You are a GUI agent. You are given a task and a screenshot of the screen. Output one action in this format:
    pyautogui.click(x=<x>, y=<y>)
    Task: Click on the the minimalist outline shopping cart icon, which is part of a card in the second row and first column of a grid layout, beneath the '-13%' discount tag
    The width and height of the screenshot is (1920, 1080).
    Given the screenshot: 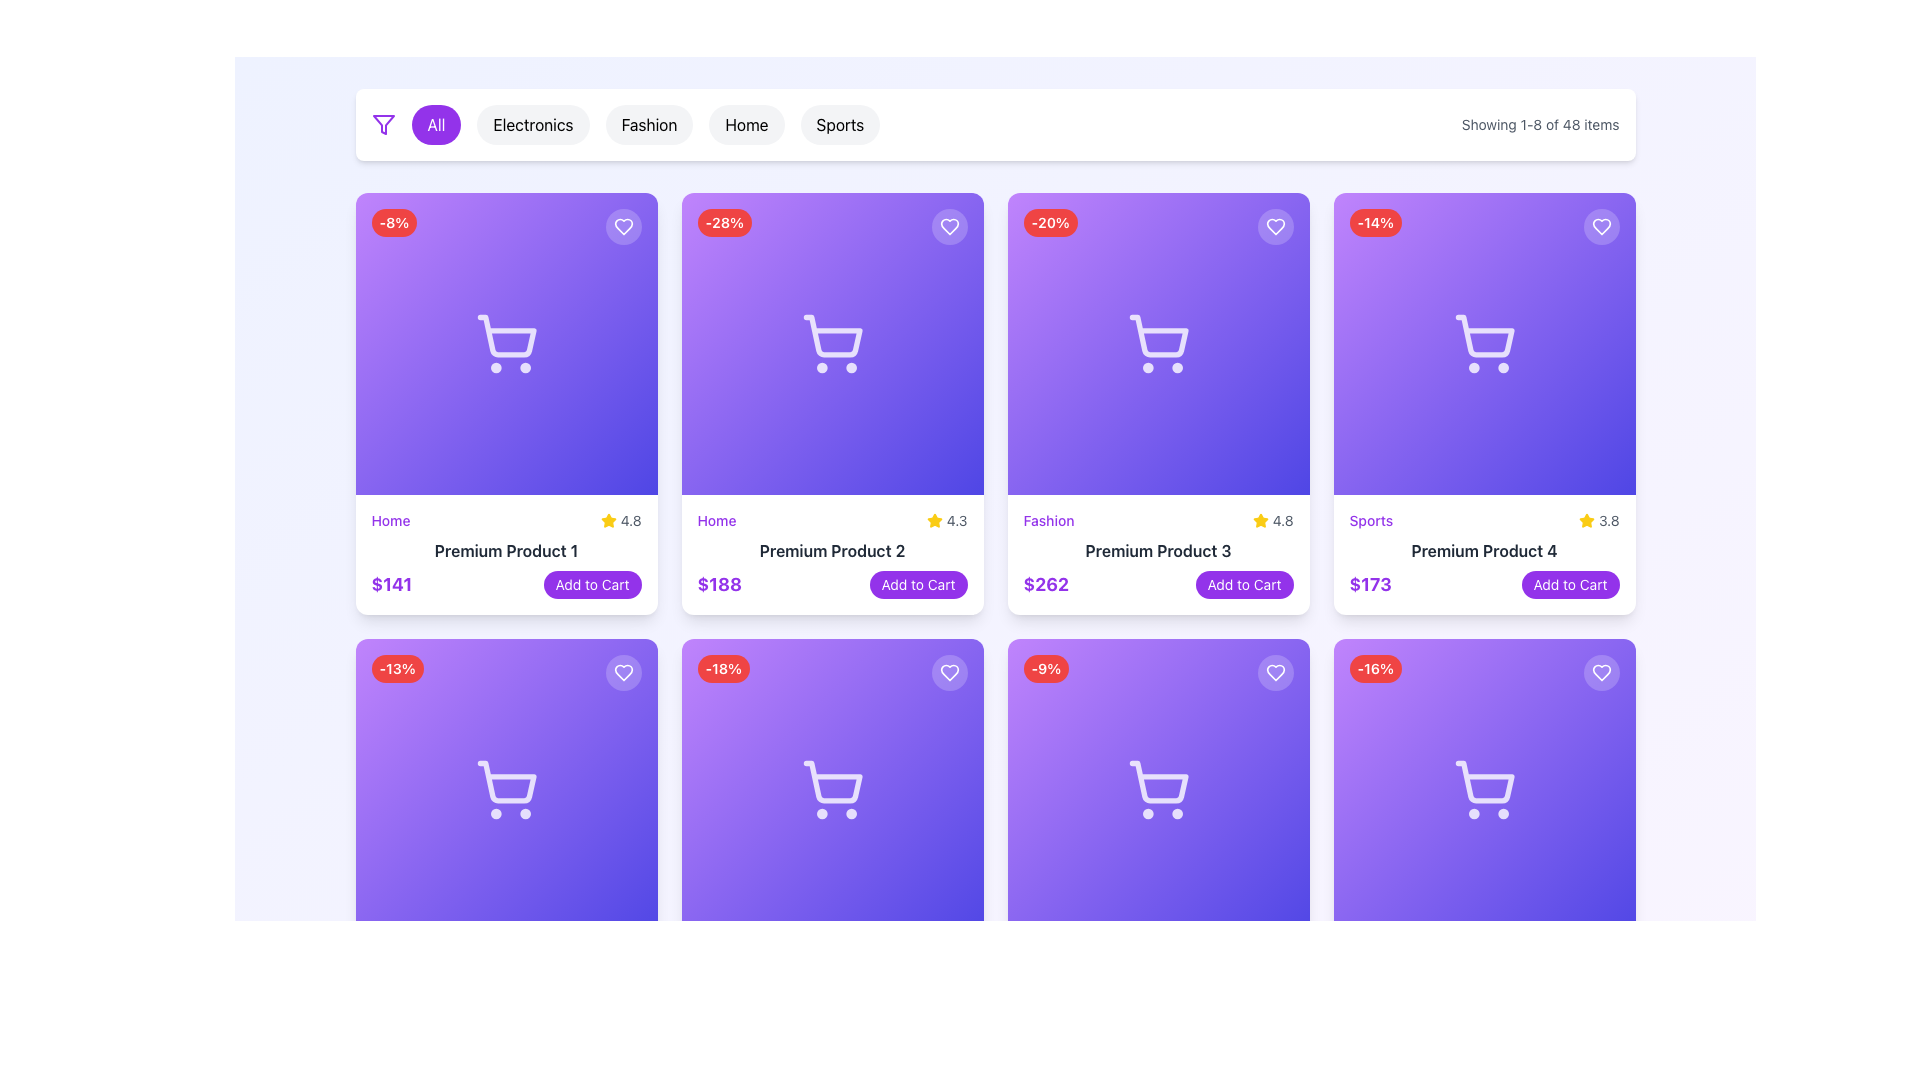 What is the action you would take?
    pyautogui.click(x=506, y=789)
    